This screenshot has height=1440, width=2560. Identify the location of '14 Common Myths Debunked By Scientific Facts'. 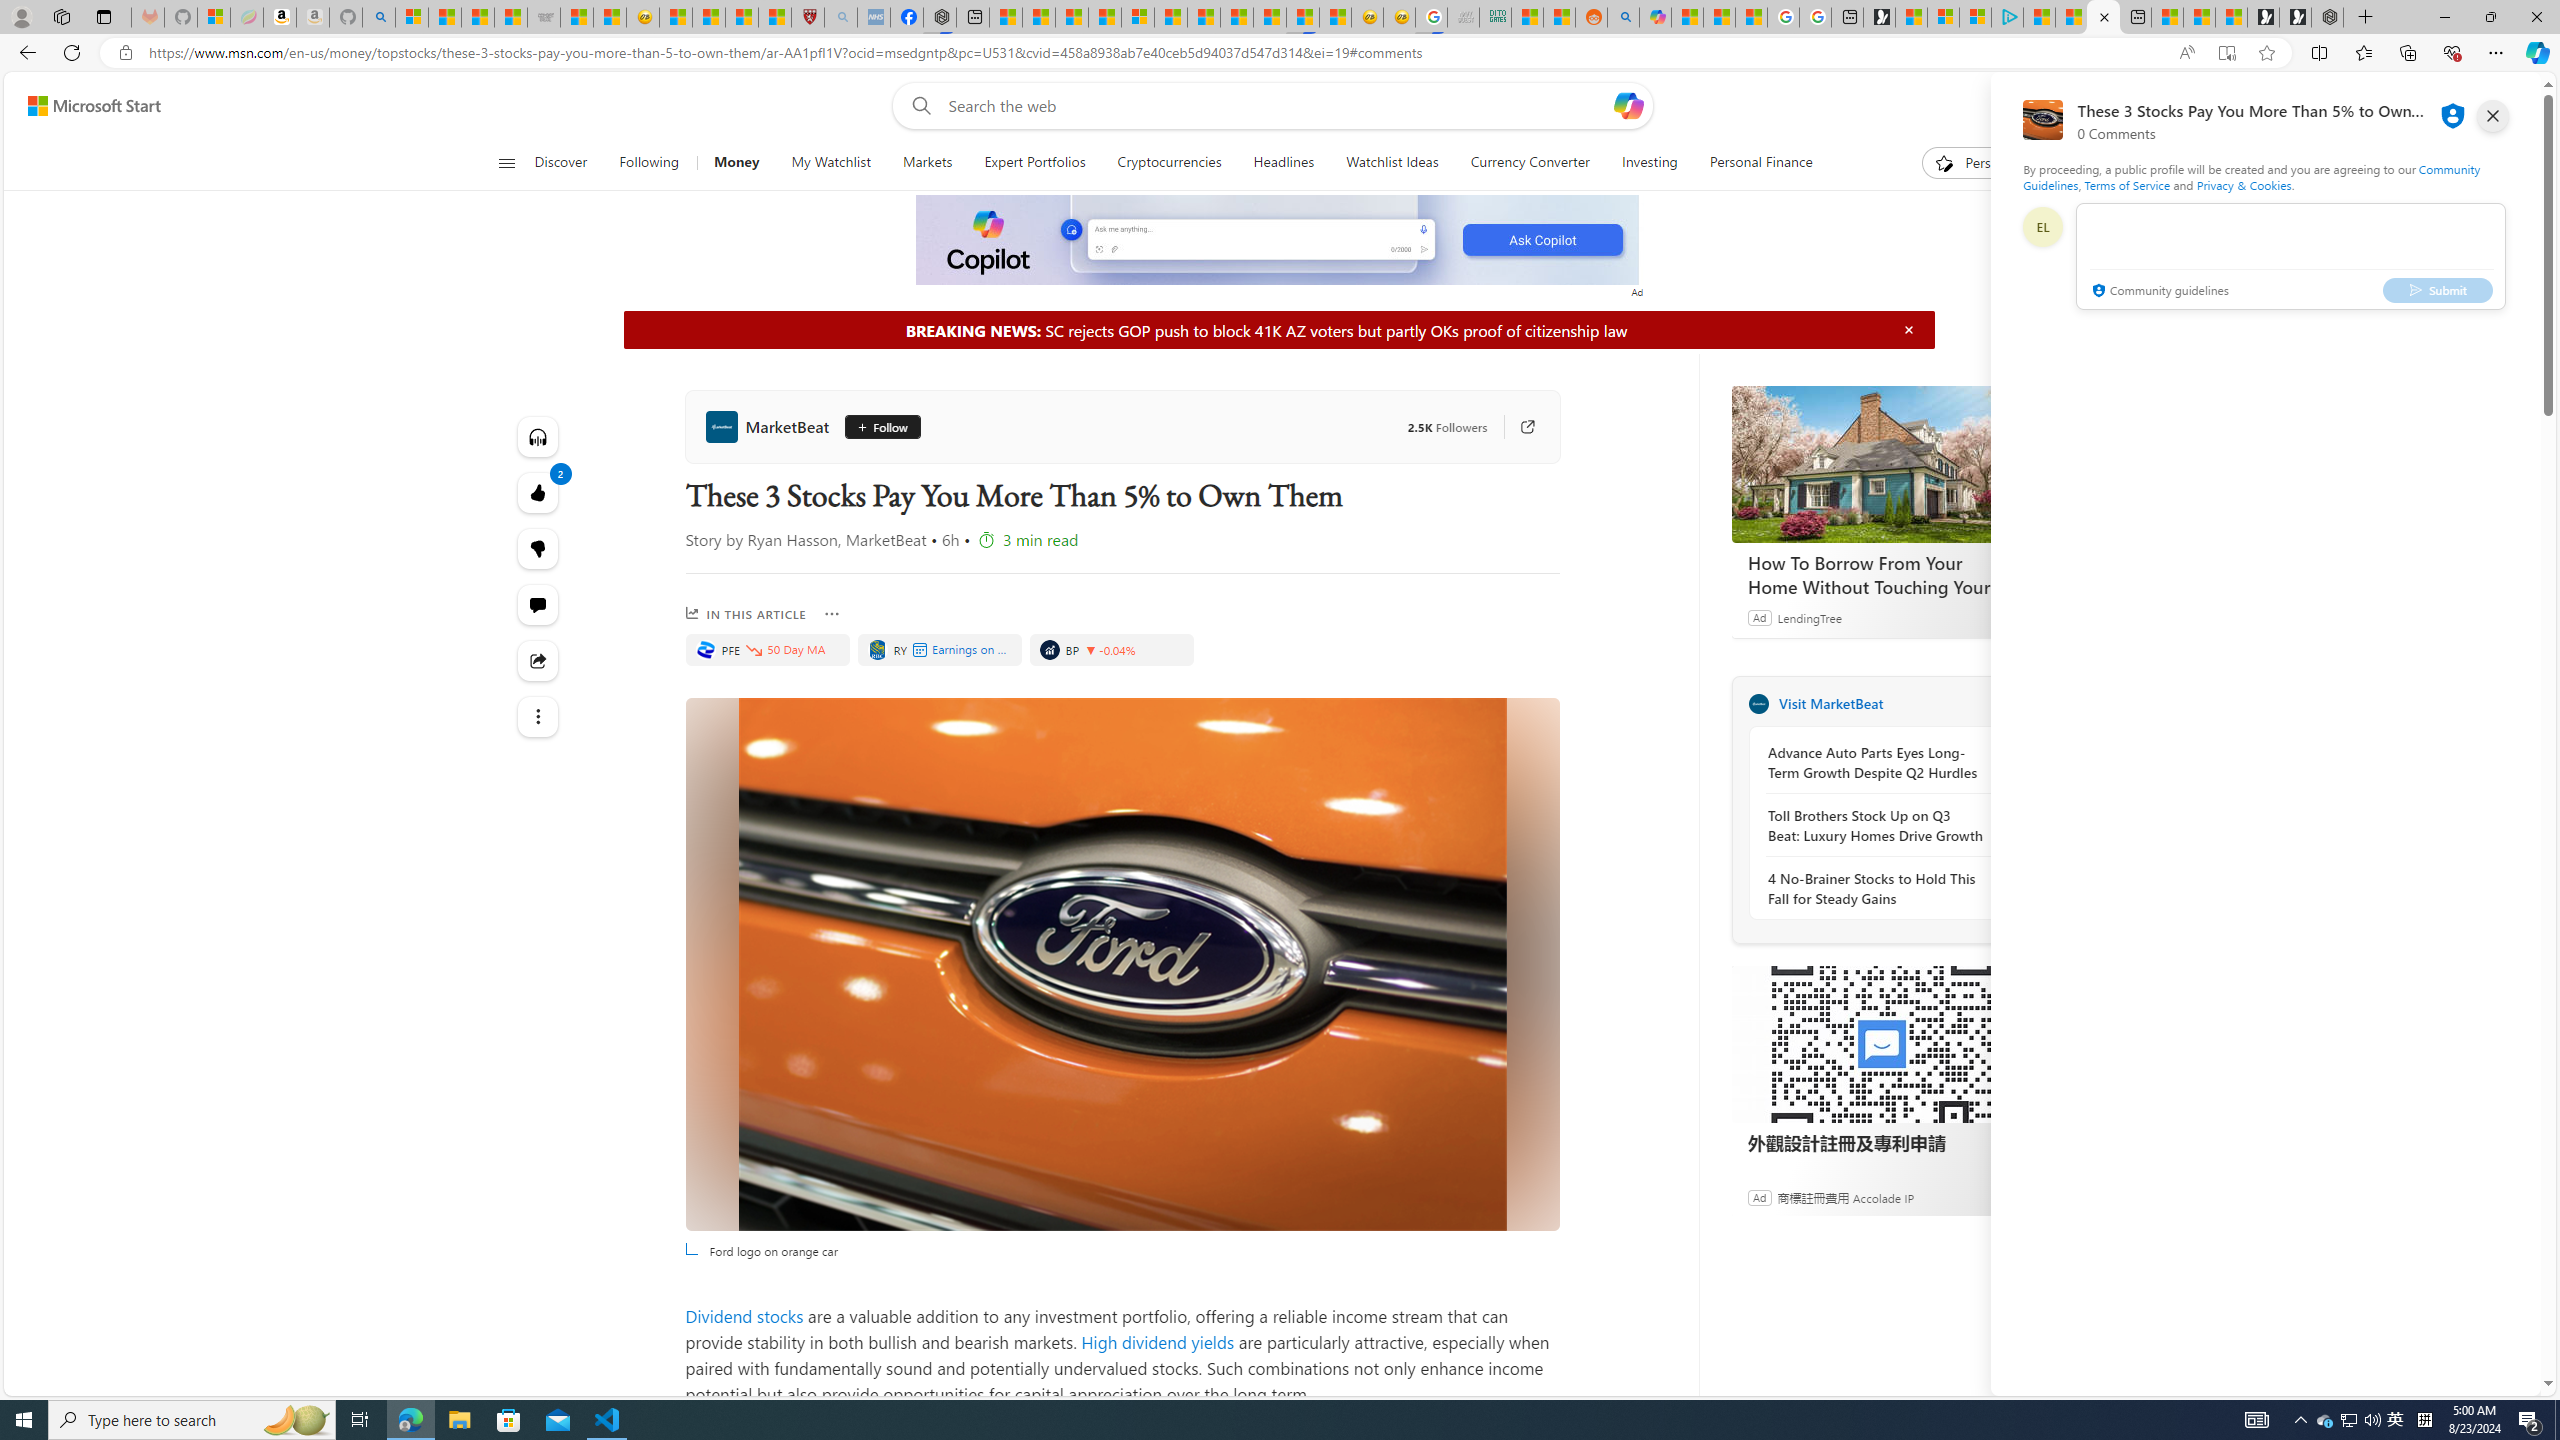
(1235, 16).